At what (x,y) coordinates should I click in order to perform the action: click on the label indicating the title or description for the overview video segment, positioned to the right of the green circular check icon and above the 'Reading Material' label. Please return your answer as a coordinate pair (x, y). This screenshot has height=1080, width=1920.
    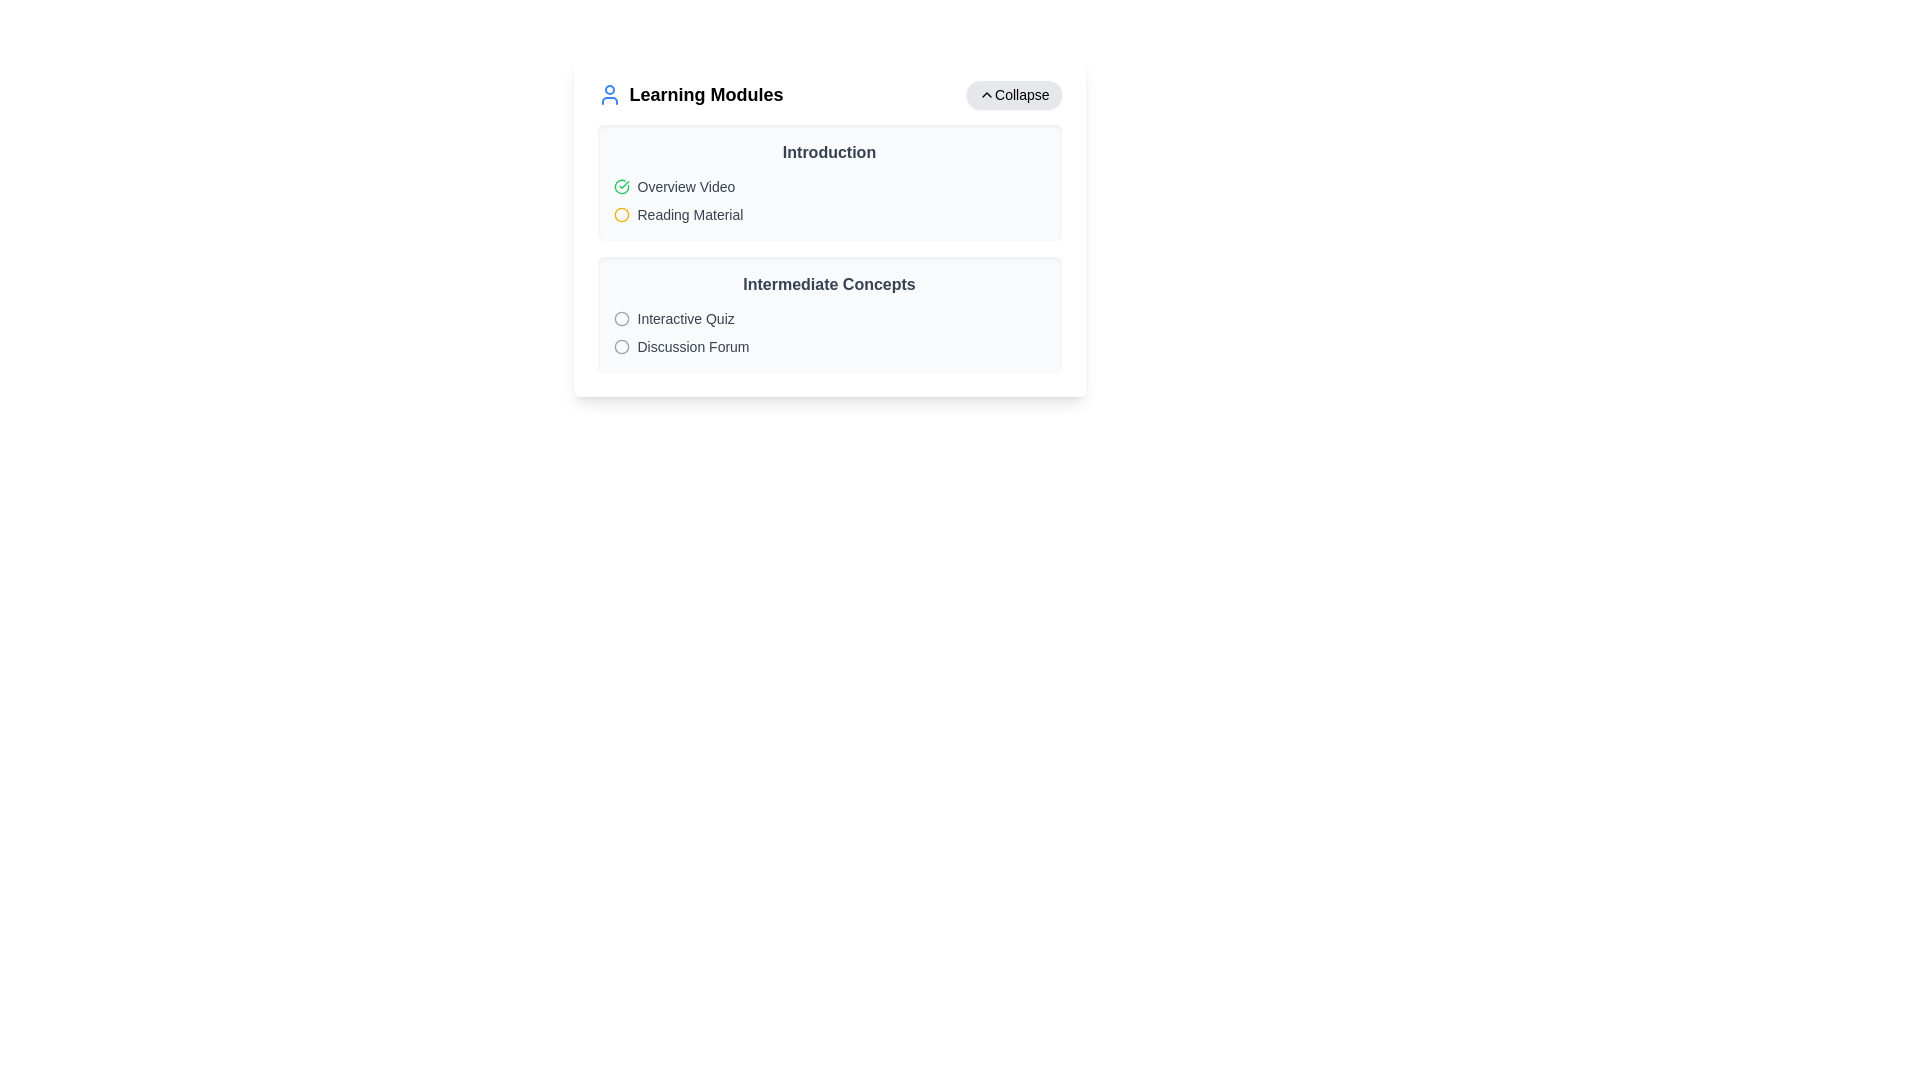
    Looking at the image, I should click on (686, 186).